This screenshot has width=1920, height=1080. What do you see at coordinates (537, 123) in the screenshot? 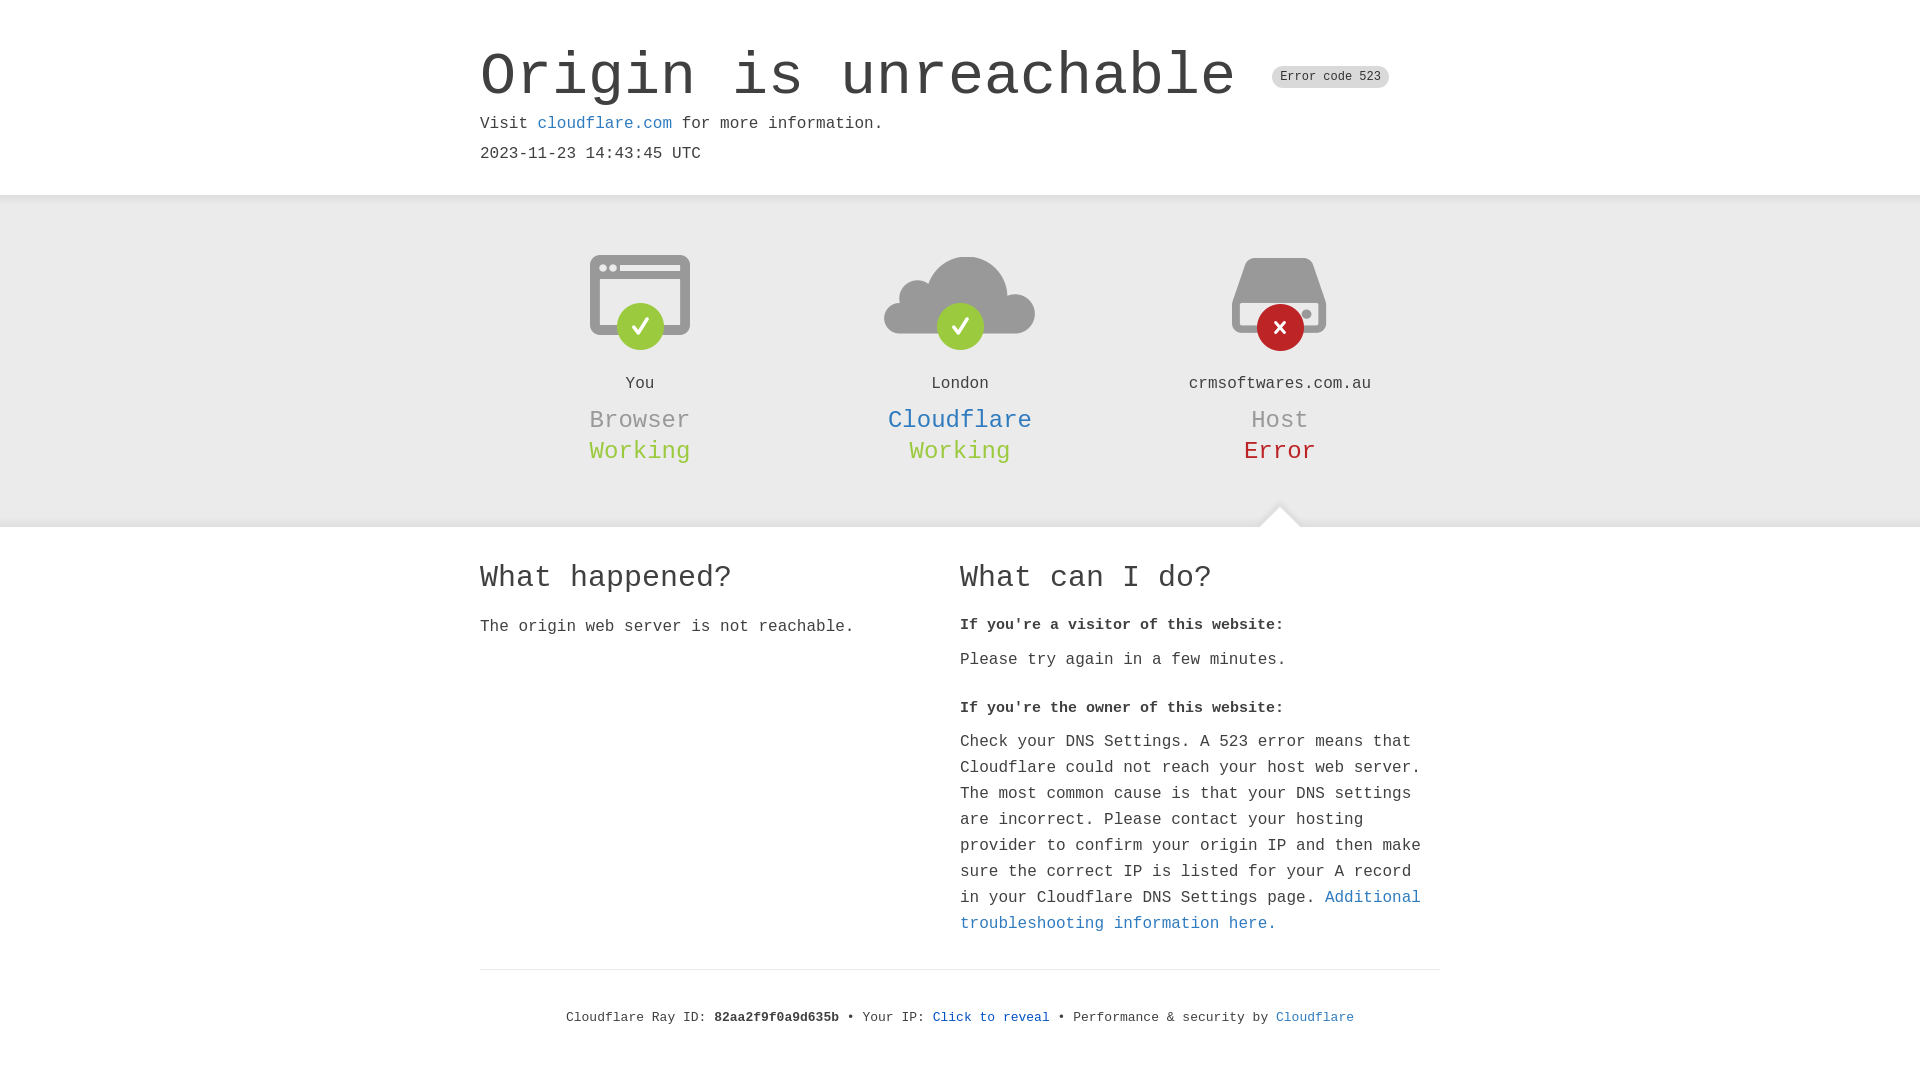
I see `'cloudflare.com'` at bounding box center [537, 123].